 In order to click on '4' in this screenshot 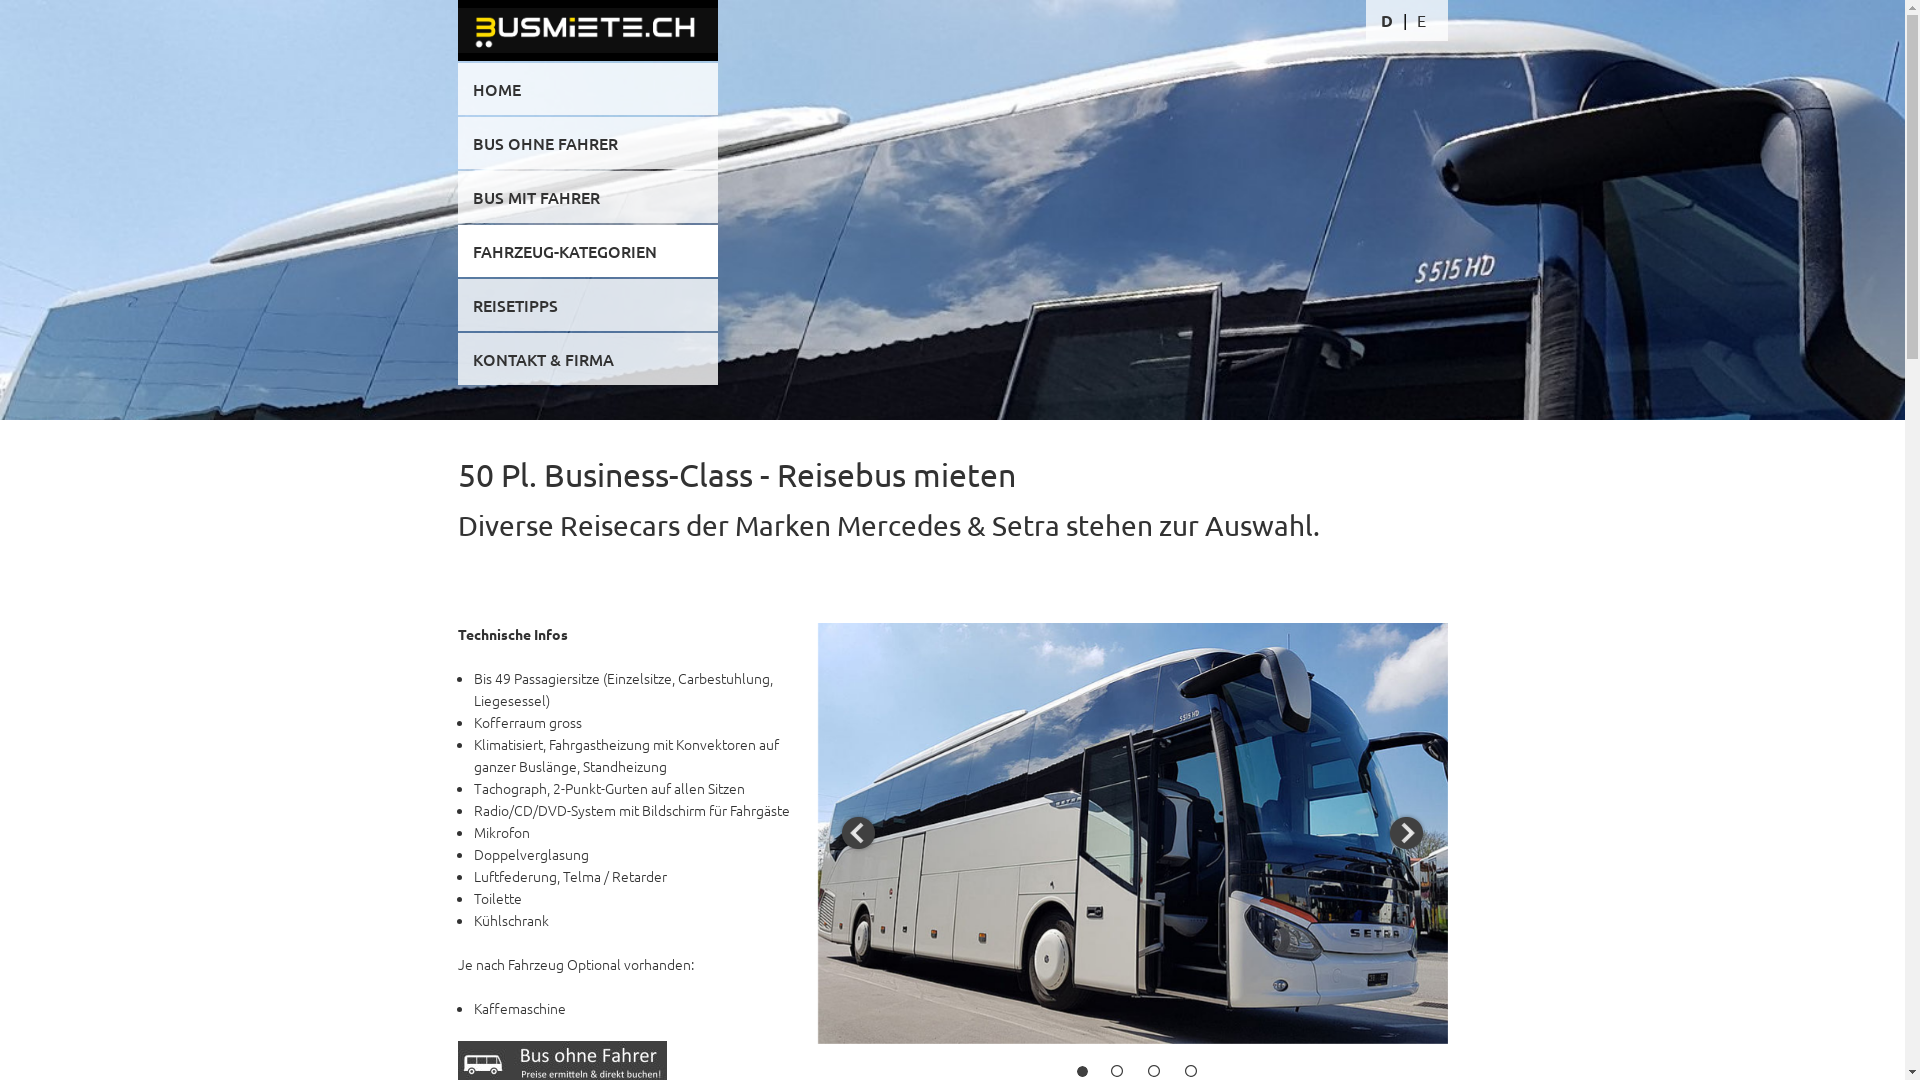, I will do `click(1191, 1069)`.